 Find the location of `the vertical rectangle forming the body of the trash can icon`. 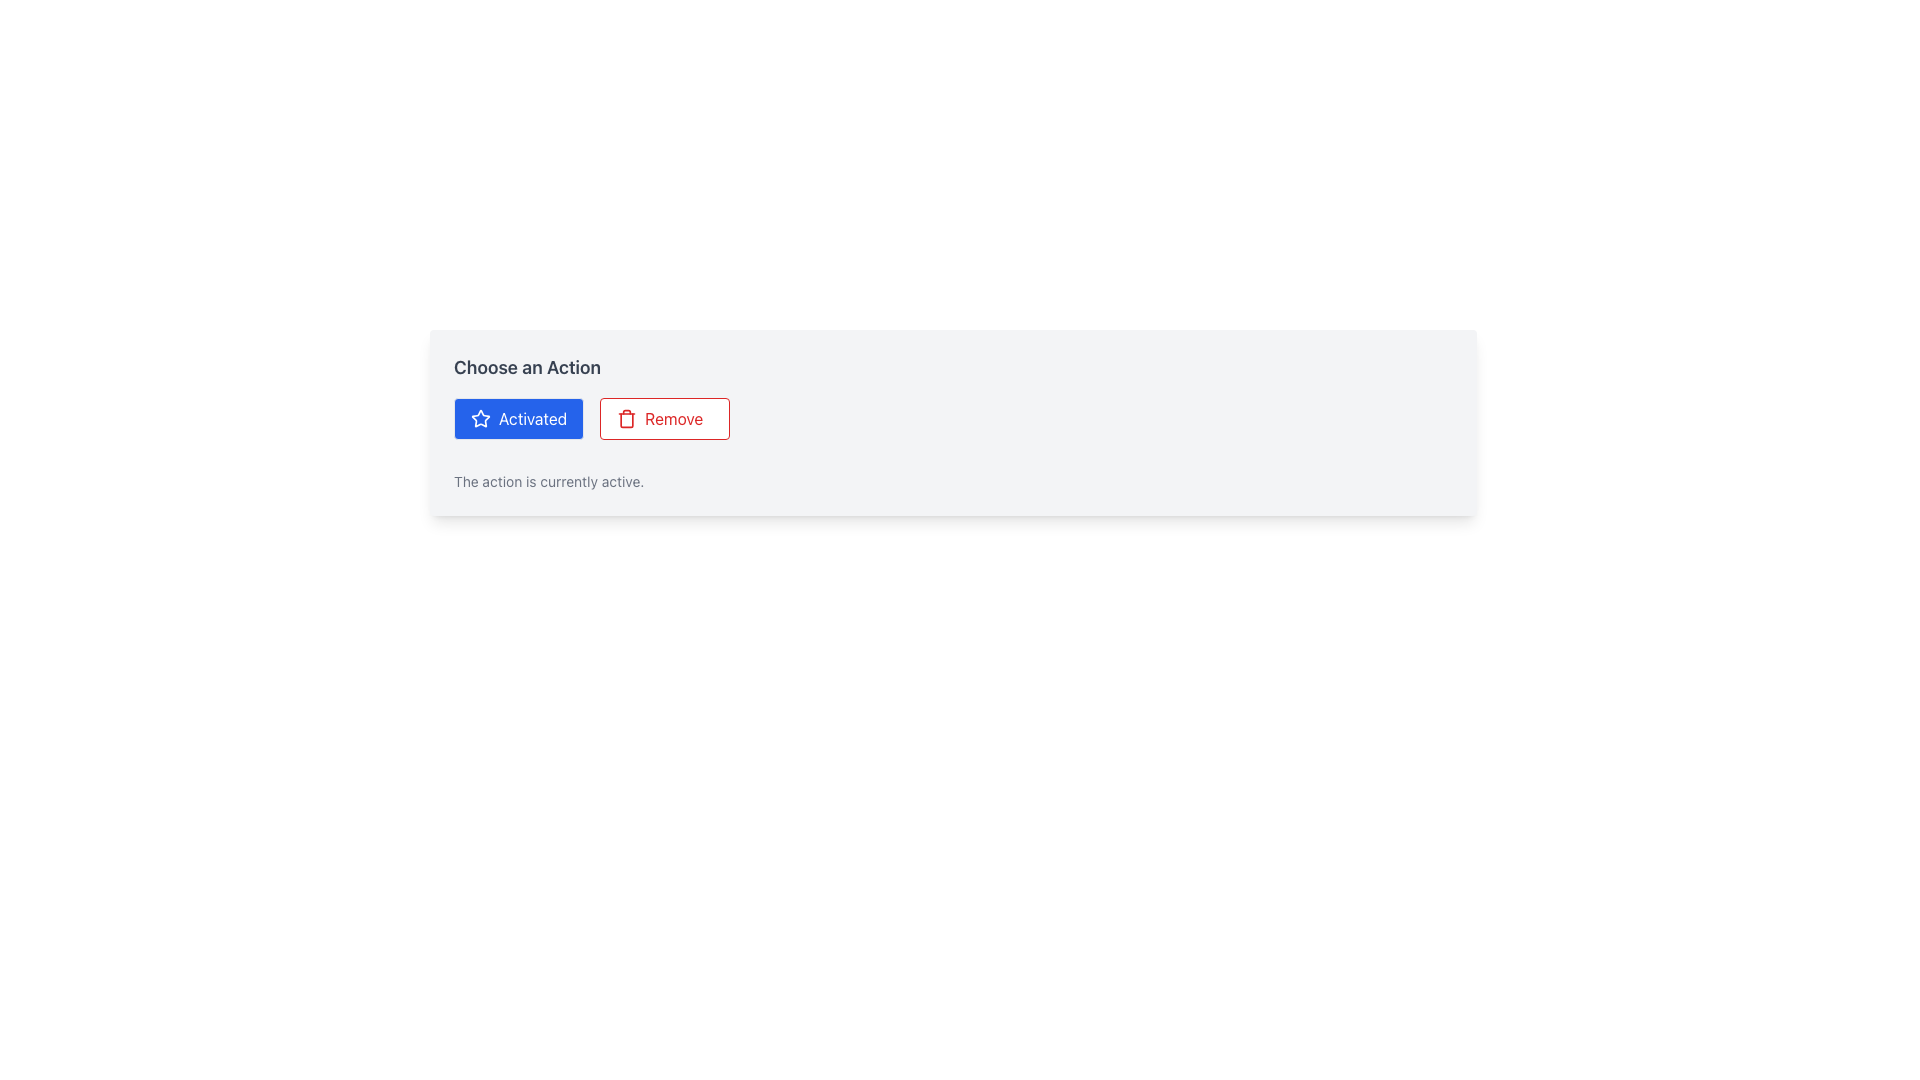

the vertical rectangle forming the body of the trash can icon is located at coordinates (626, 419).